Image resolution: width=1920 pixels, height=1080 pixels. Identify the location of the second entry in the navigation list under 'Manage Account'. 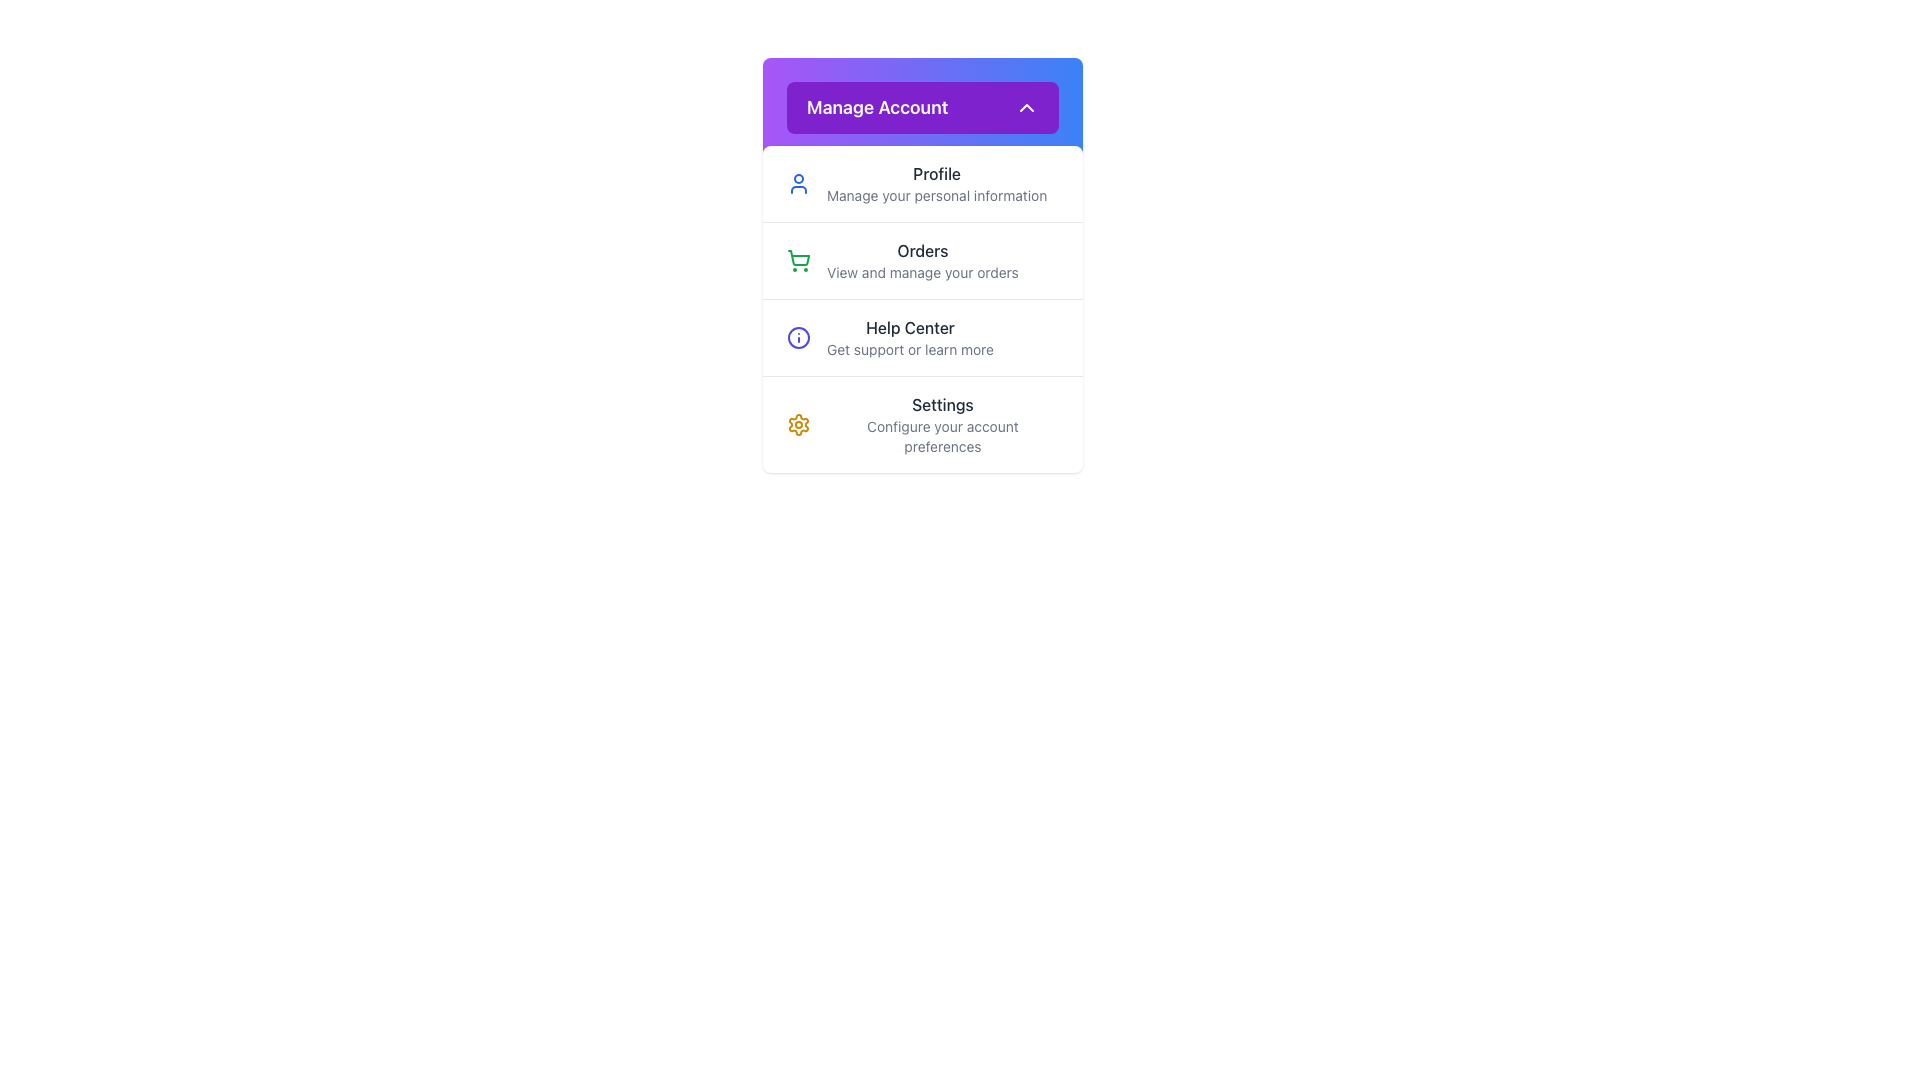
(921, 259).